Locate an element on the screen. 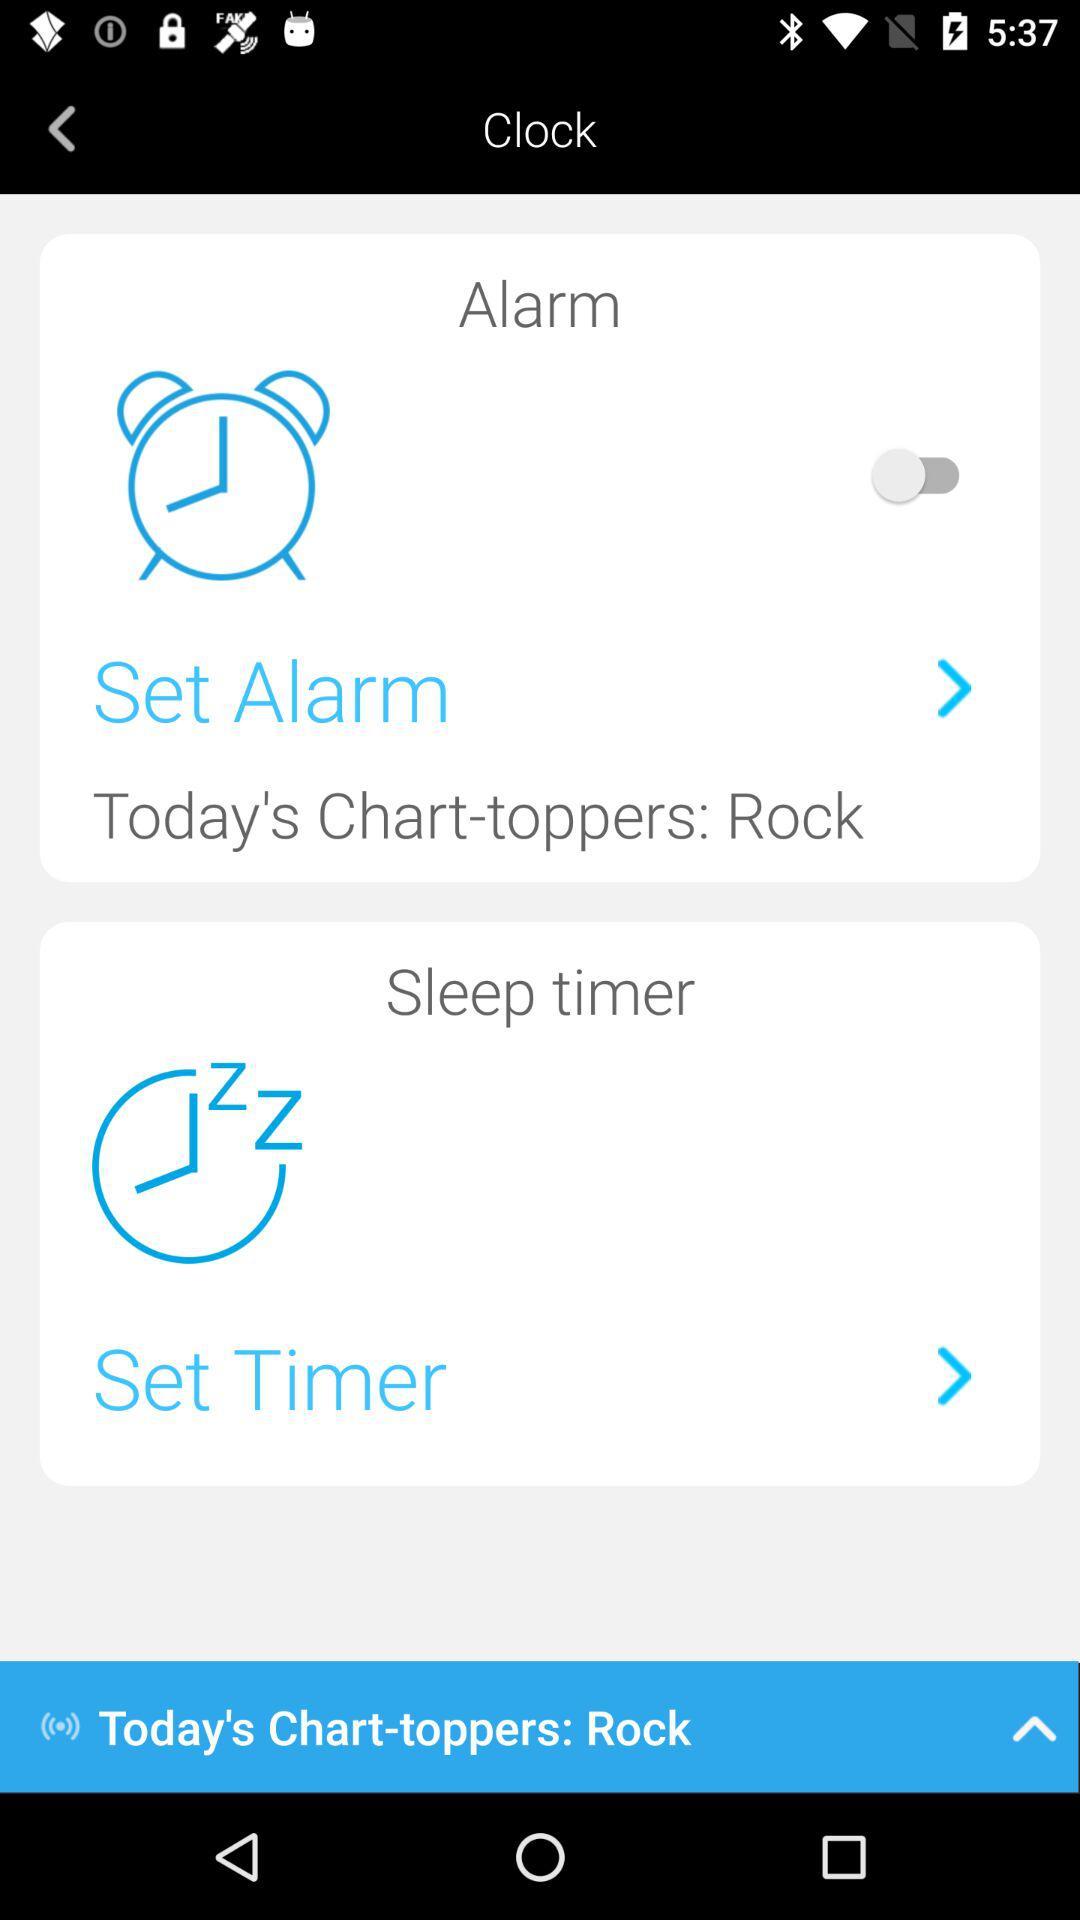 The height and width of the screenshot is (1920, 1080). the expand_less icon is located at coordinates (1034, 1725).